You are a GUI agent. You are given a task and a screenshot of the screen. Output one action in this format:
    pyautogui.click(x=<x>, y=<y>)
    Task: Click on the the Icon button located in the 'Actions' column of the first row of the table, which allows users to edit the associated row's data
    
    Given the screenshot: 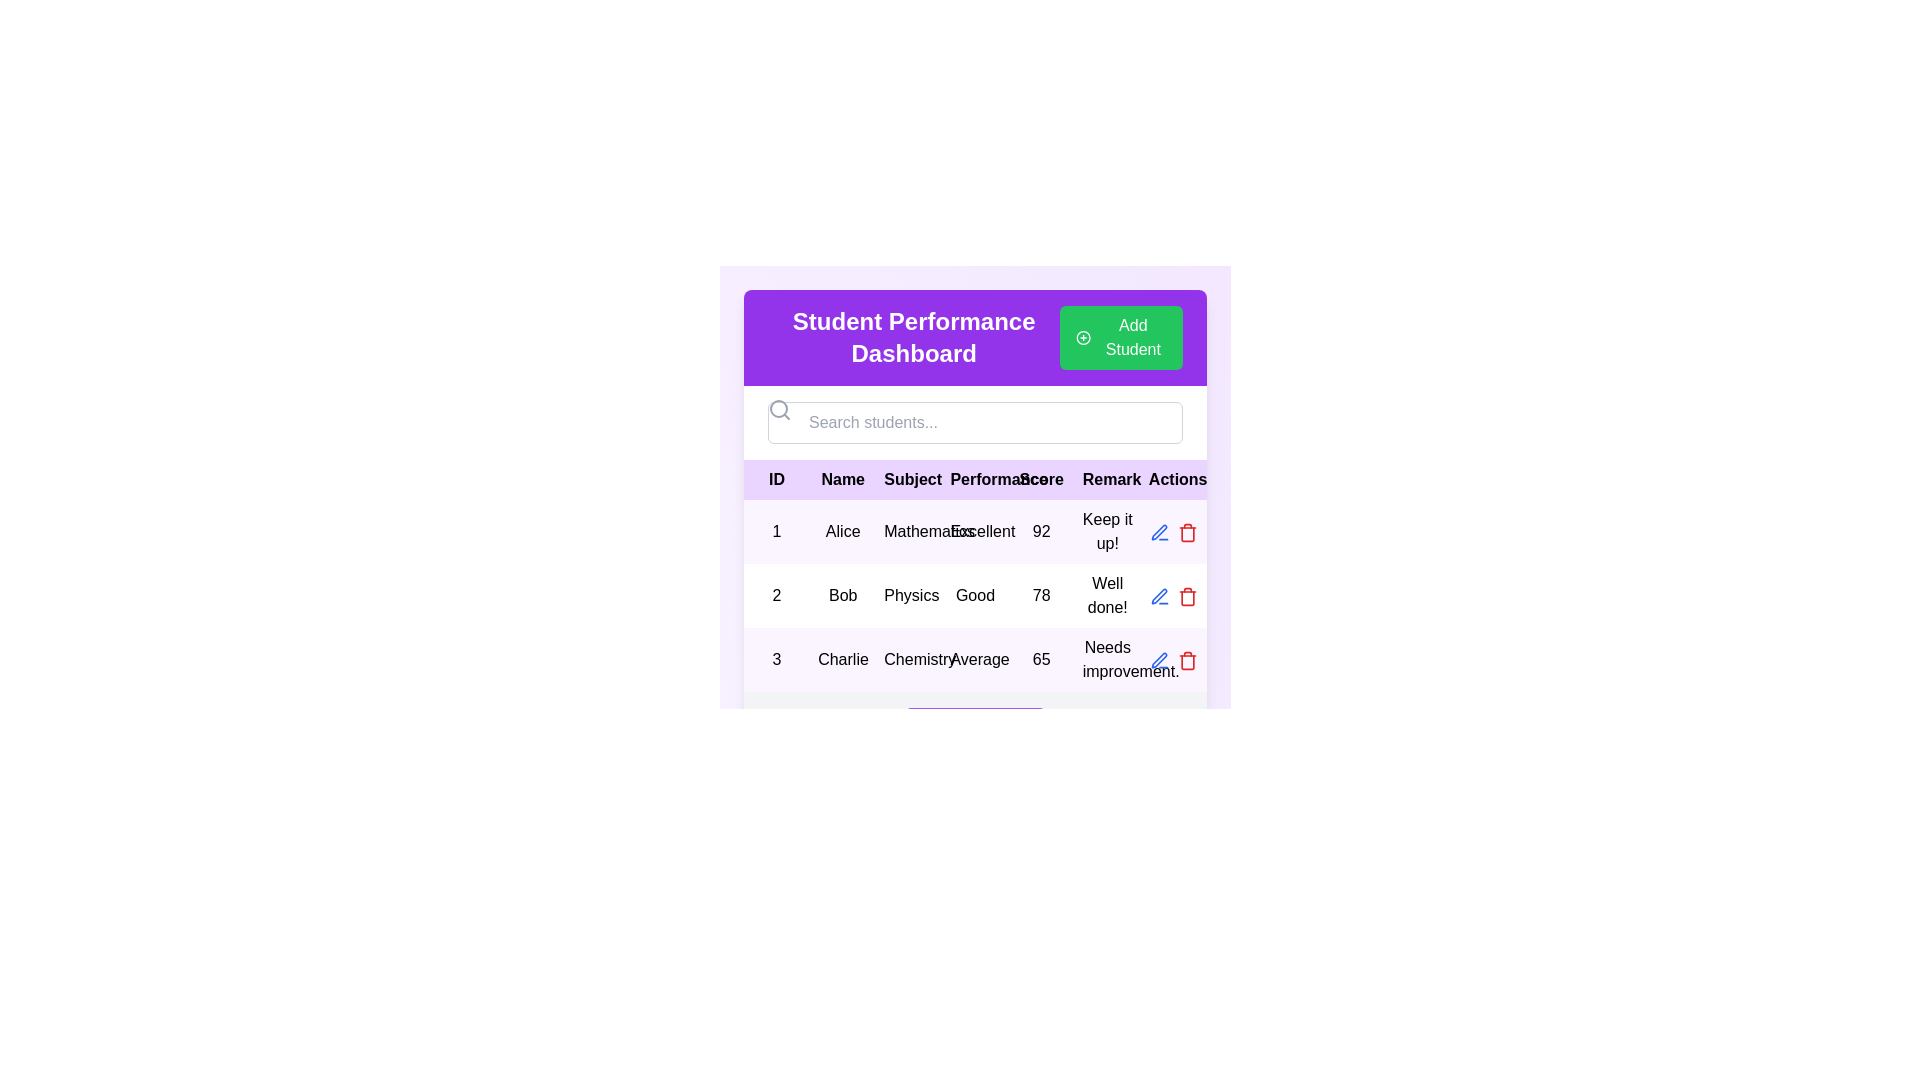 What is the action you would take?
    pyautogui.click(x=1159, y=595)
    